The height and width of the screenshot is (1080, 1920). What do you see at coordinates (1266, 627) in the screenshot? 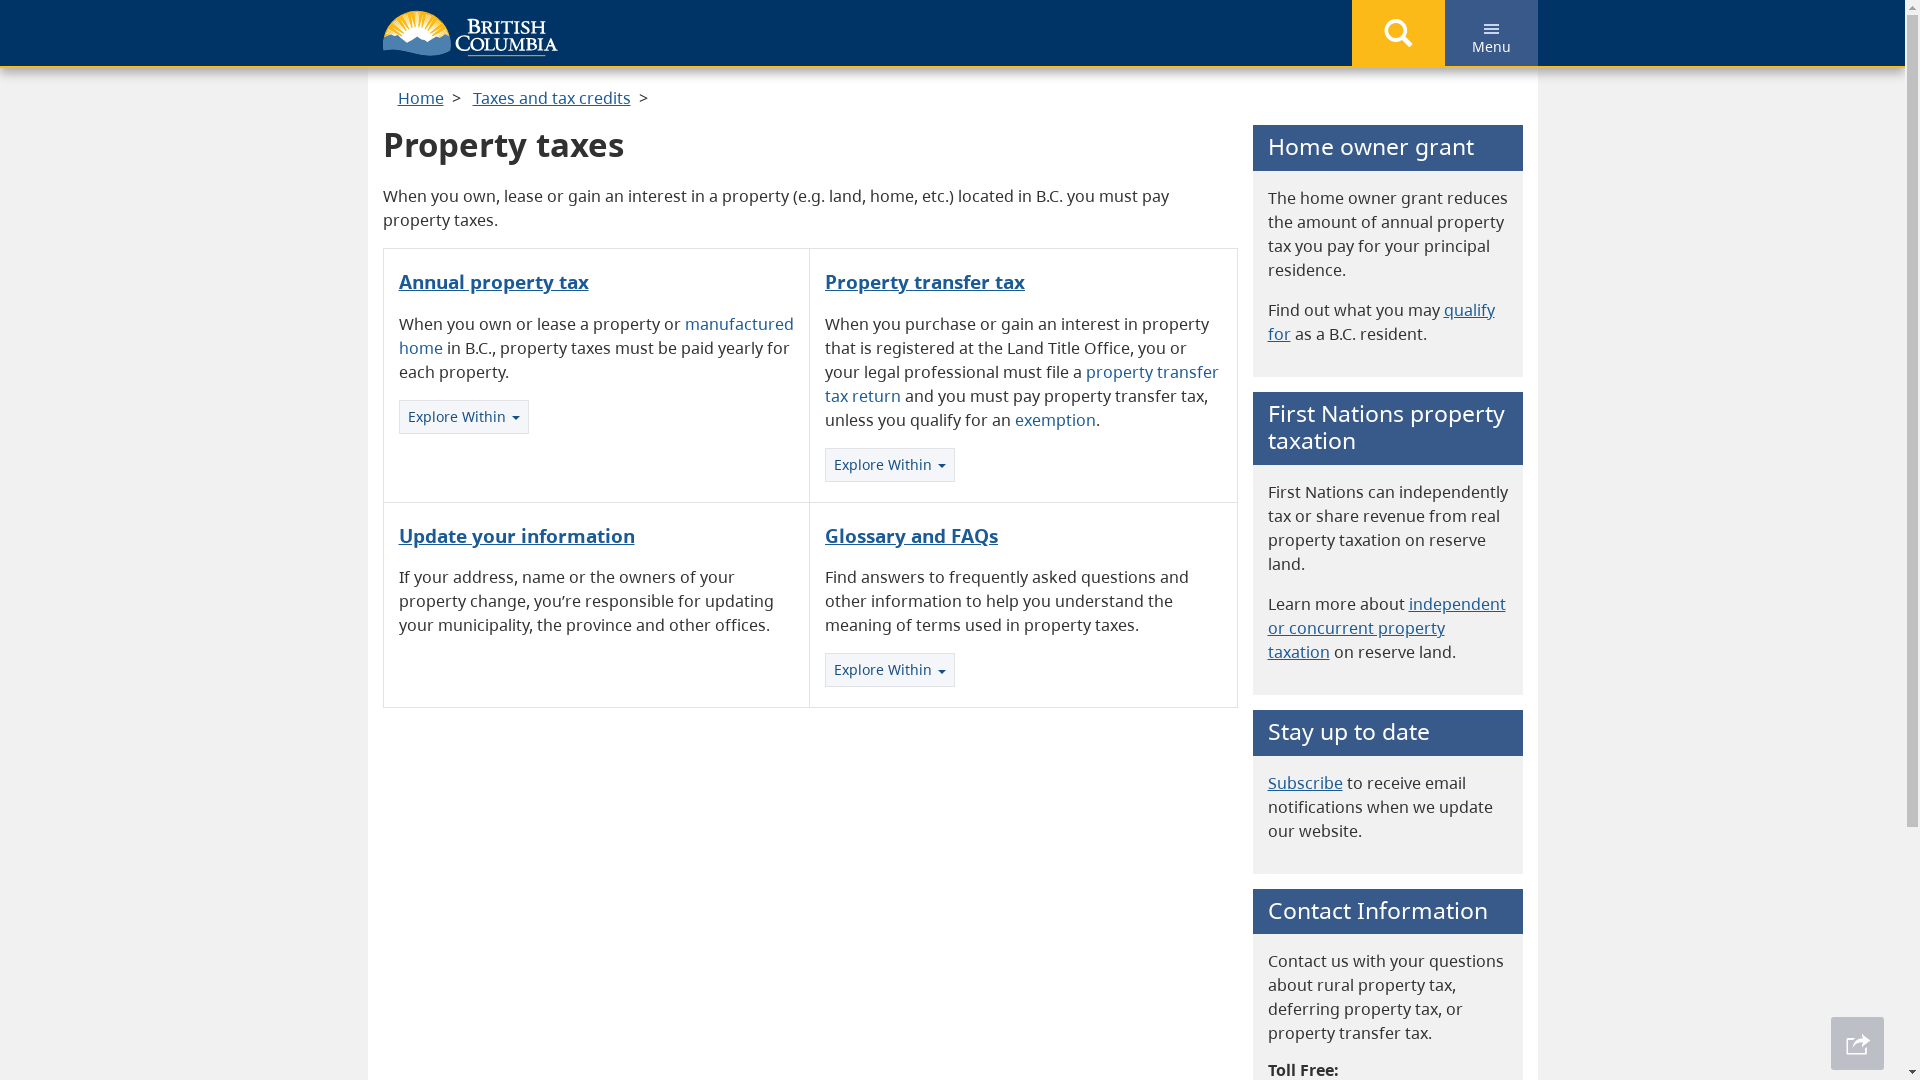
I see `'independent or concurrent property taxation'` at bounding box center [1266, 627].